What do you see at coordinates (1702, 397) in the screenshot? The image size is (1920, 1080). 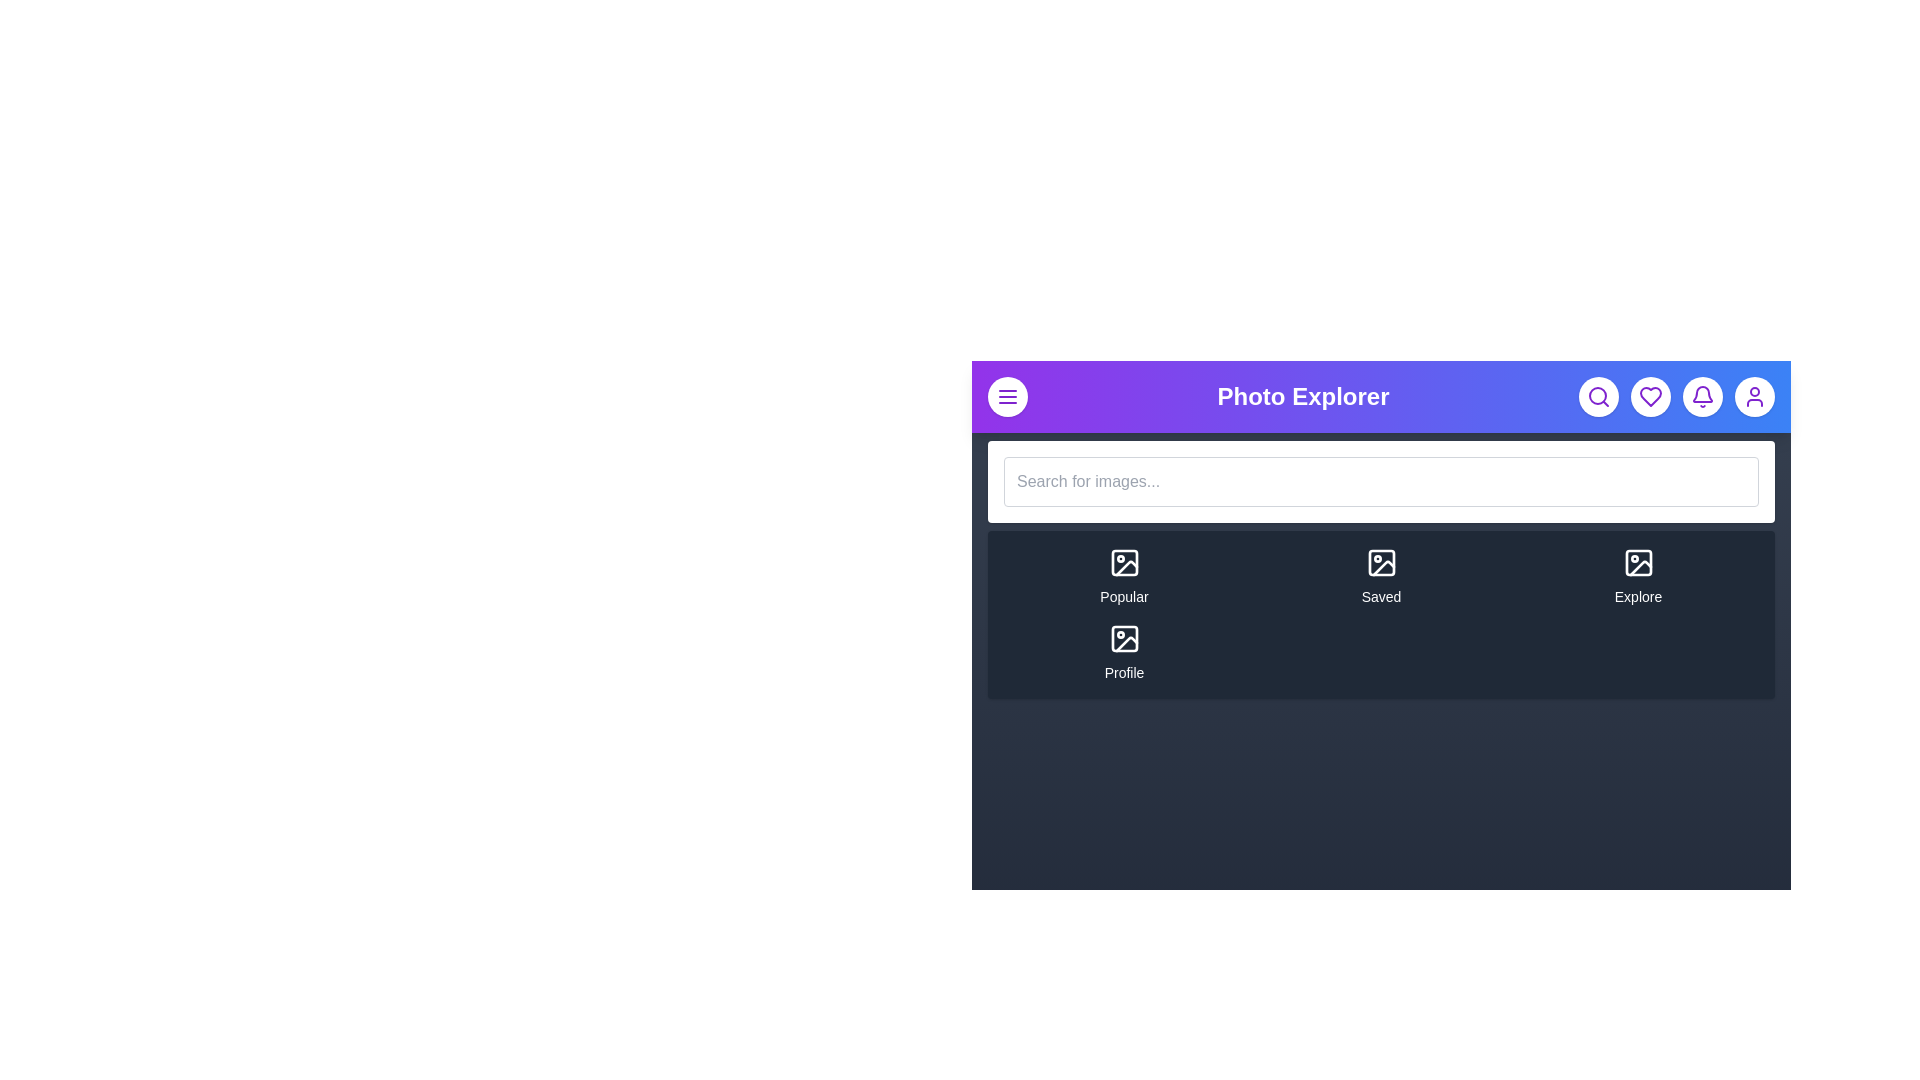 I see `the bell icon to open the notifications` at bounding box center [1702, 397].